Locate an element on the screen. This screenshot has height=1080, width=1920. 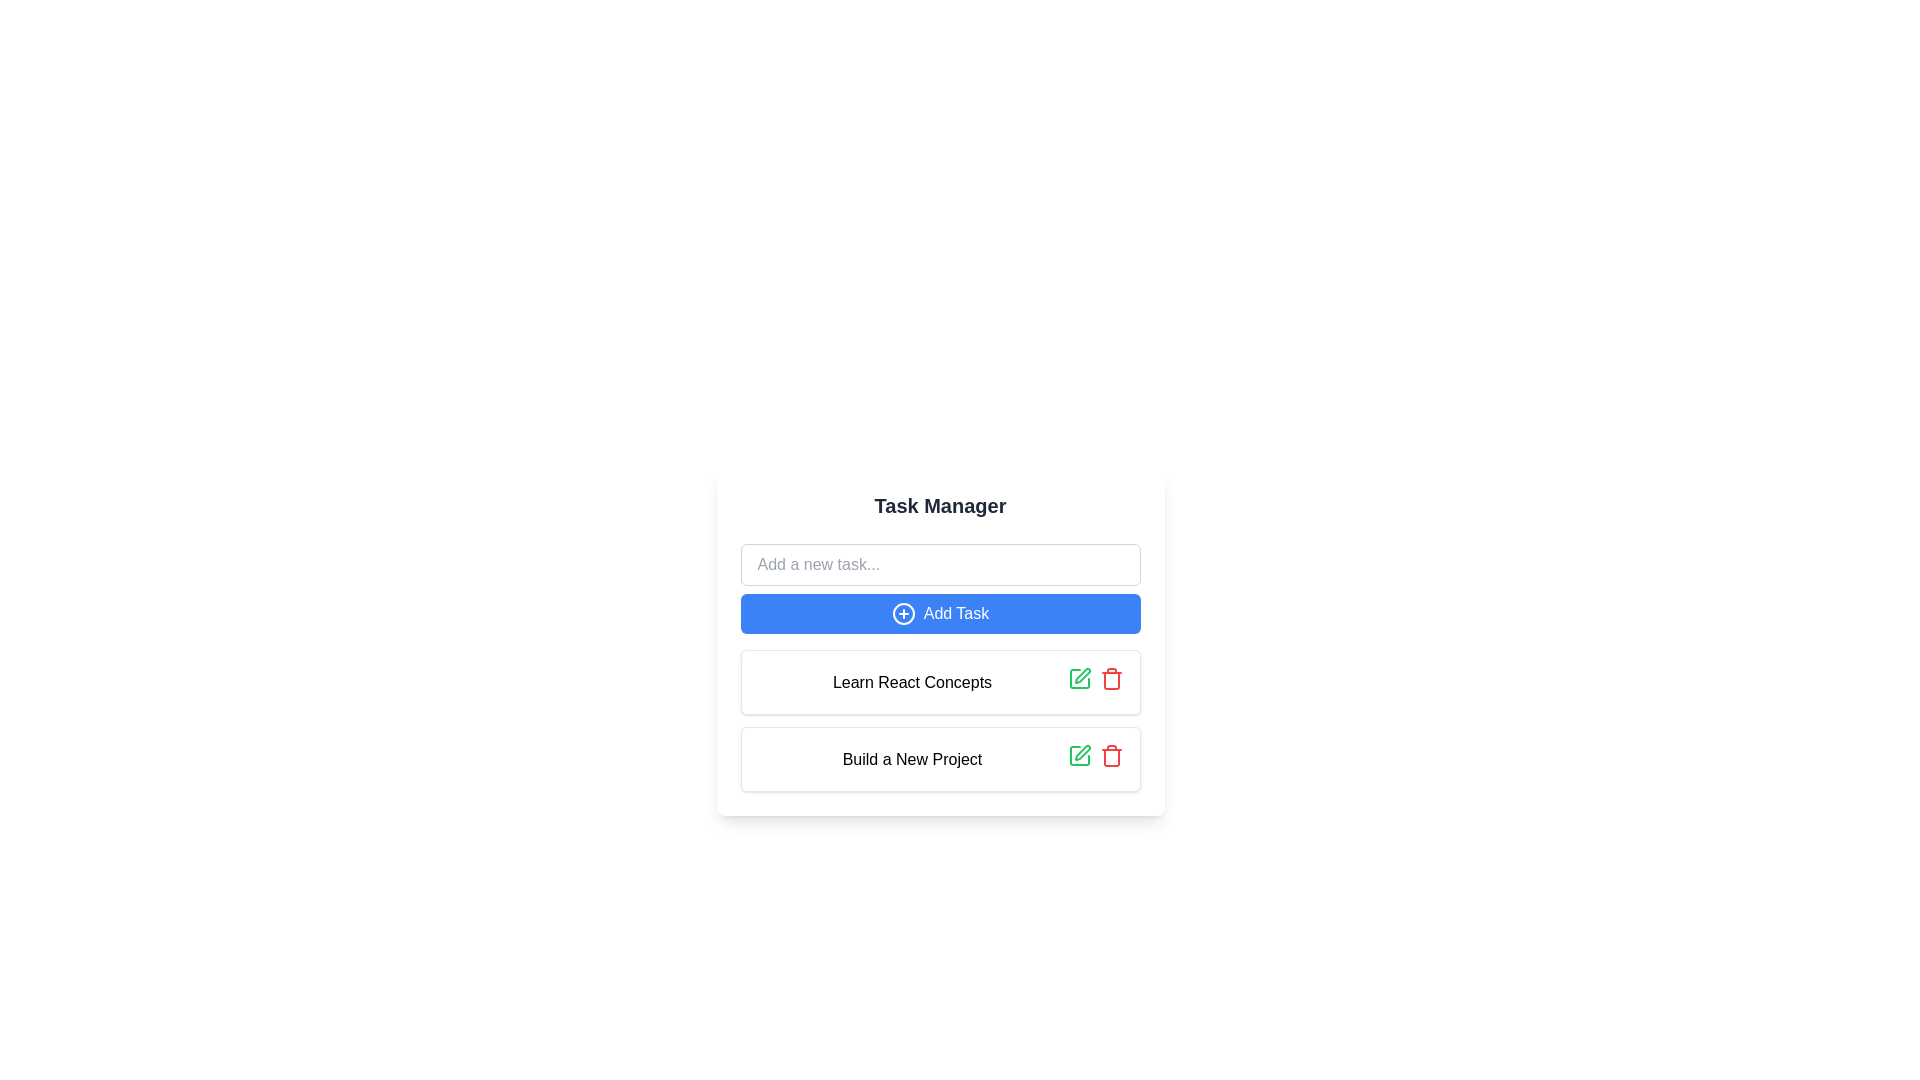
the 'Add Task' icon located to the left of the button label to interact with the button is located at coordinates (902, 612).